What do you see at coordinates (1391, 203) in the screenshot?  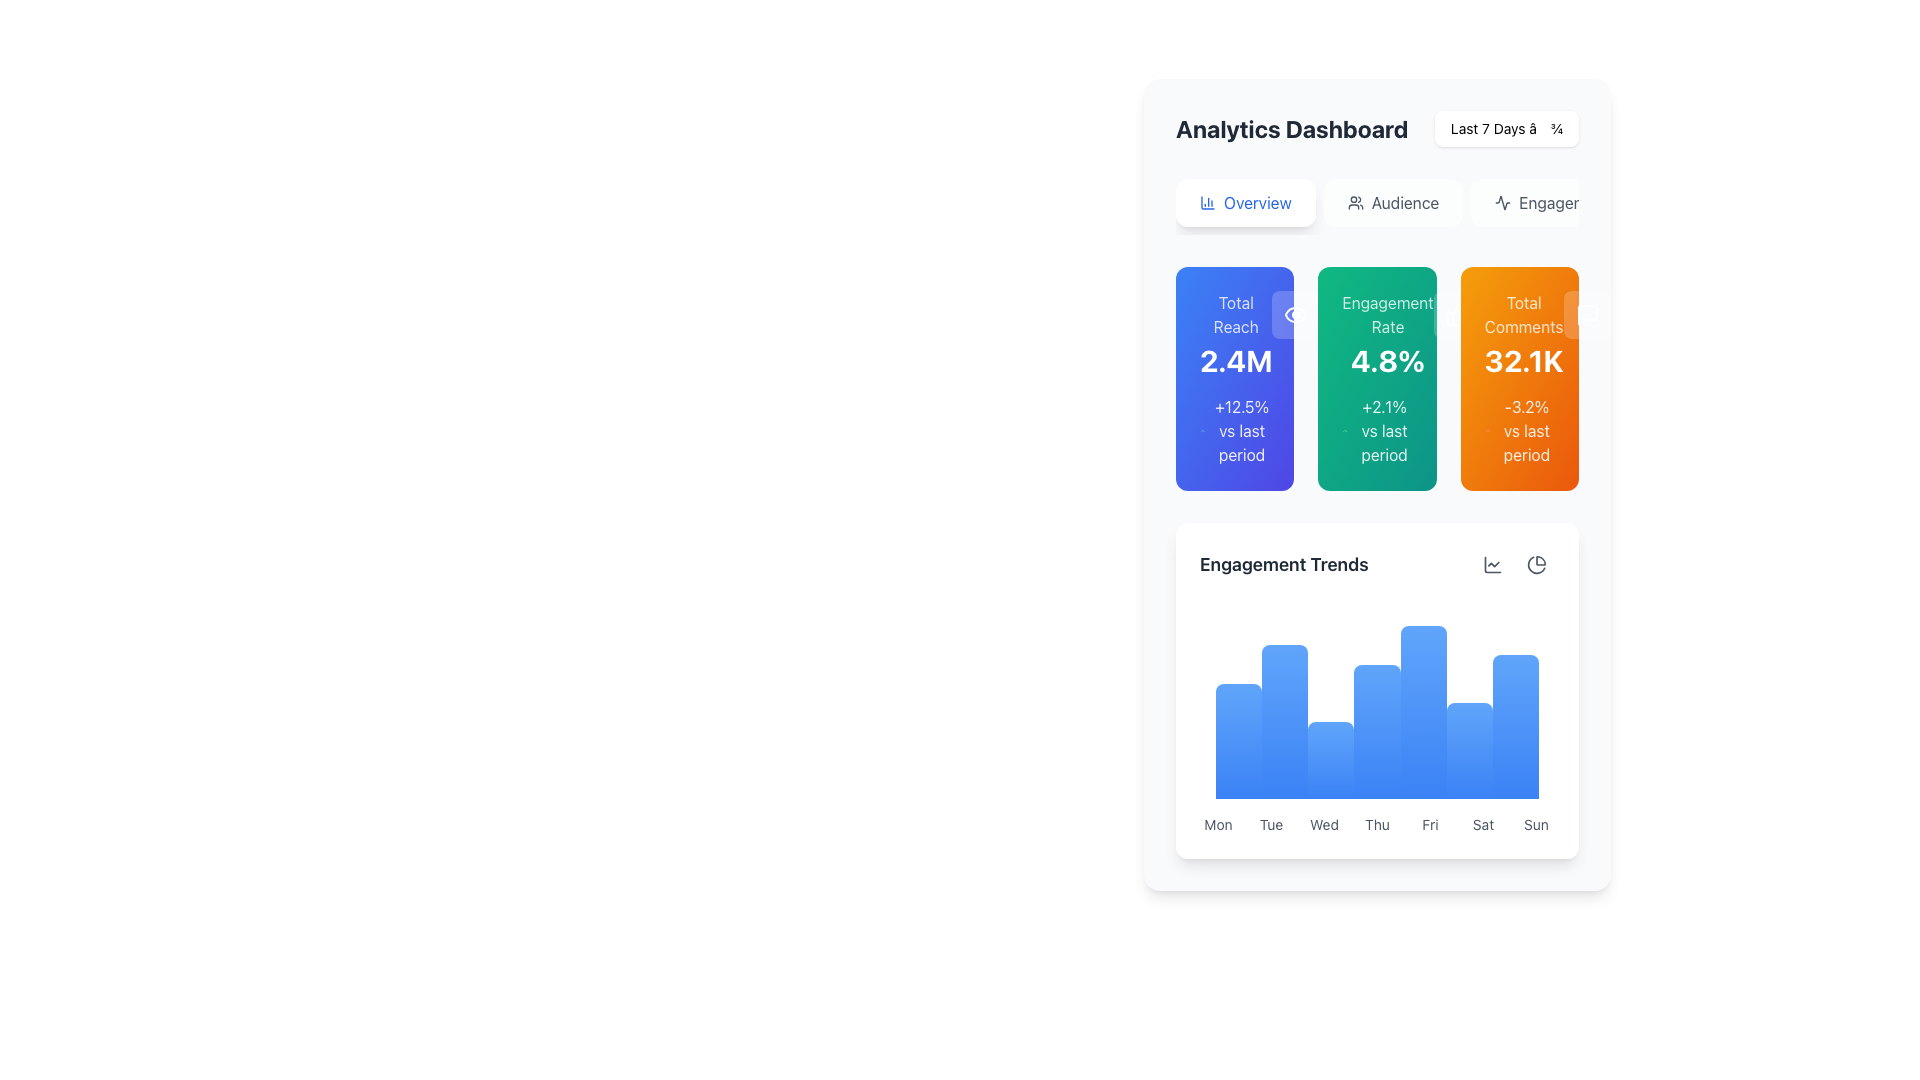 I see `the second button in the top navigation bar of the dashboard` at bounding box center [1391, 203].